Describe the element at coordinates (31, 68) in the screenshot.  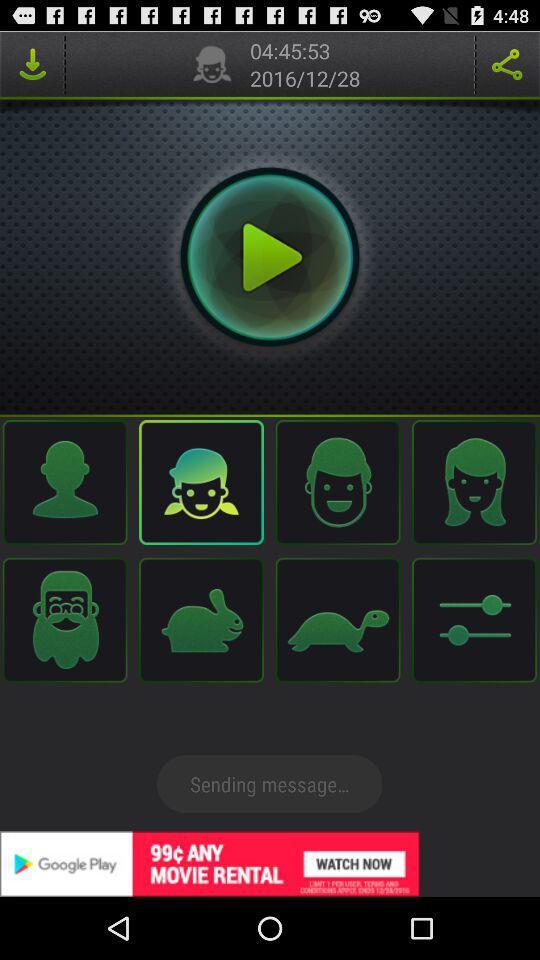
I see `the file_download icon` at that location.